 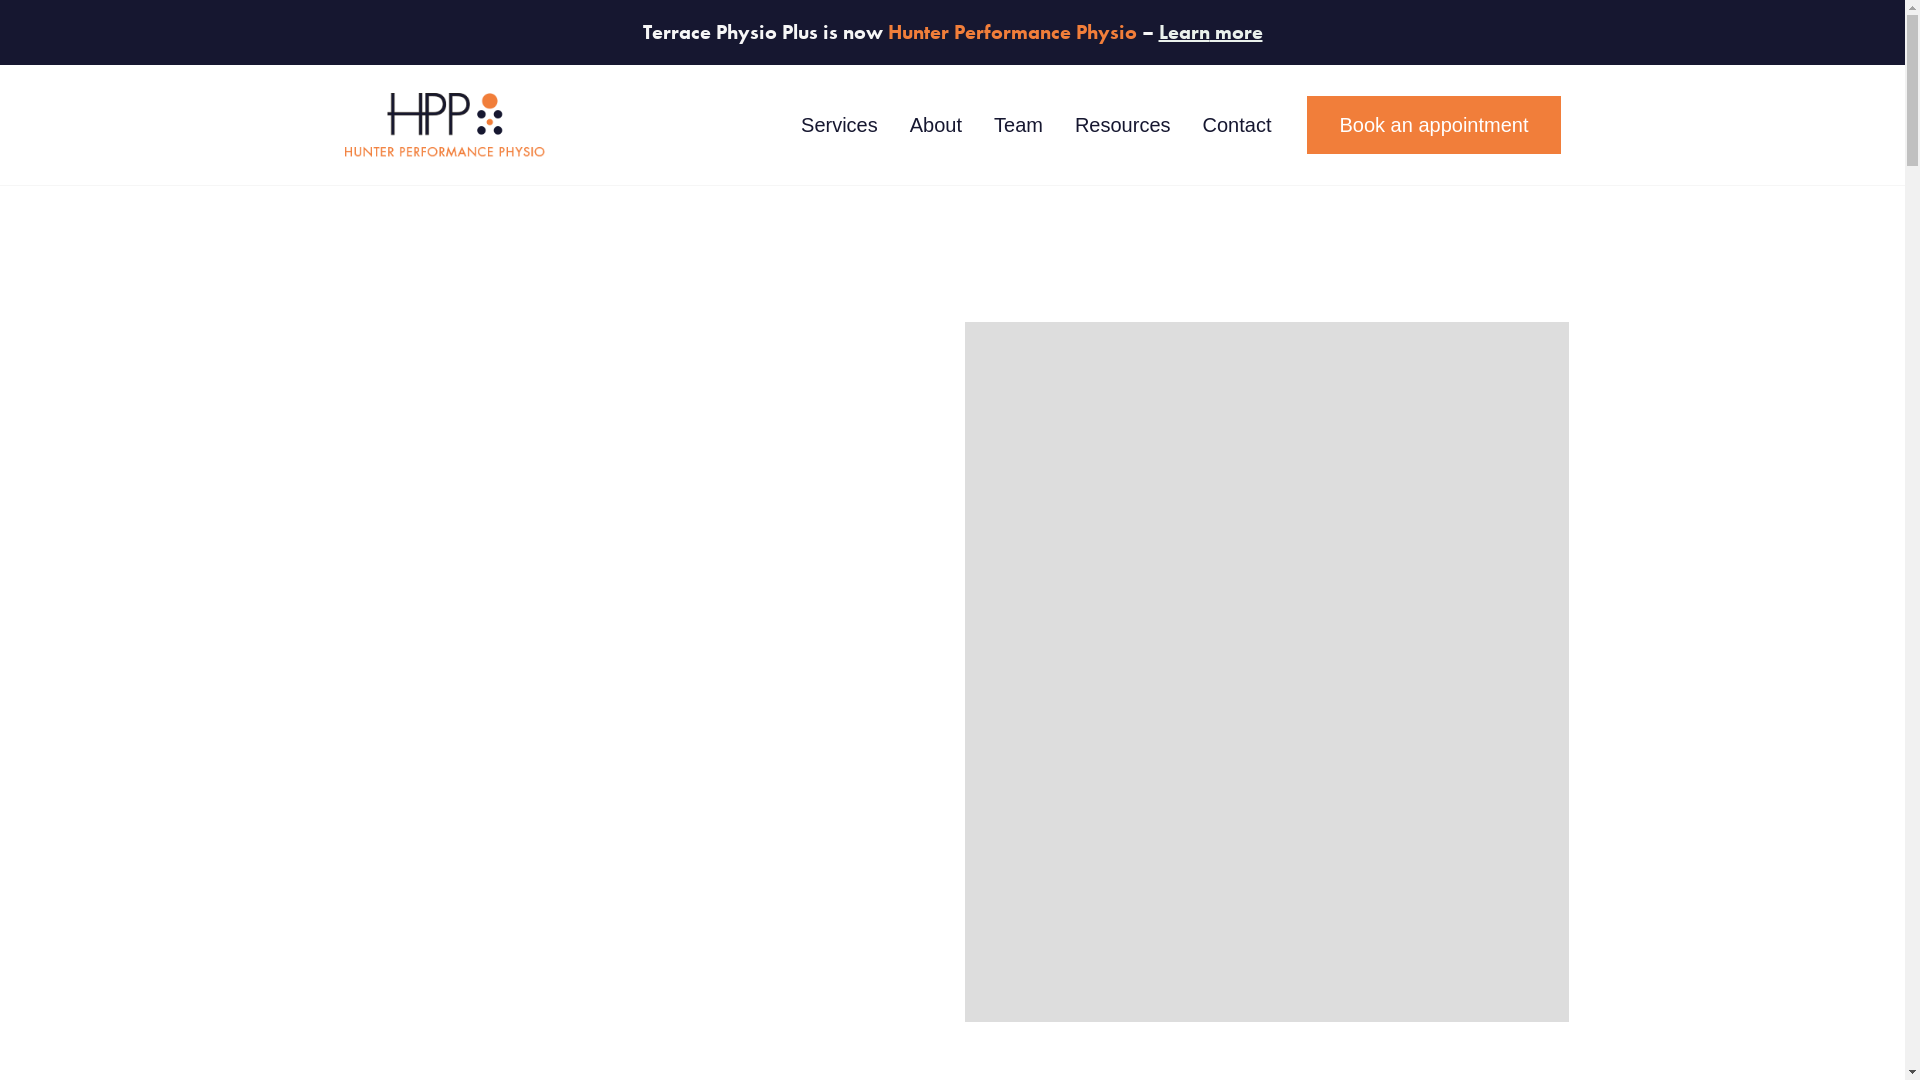 What do you see at coordinates (1306, 125) in the screenshot?
I see `'Book an appointment'` at bounding box center [1306, 125].